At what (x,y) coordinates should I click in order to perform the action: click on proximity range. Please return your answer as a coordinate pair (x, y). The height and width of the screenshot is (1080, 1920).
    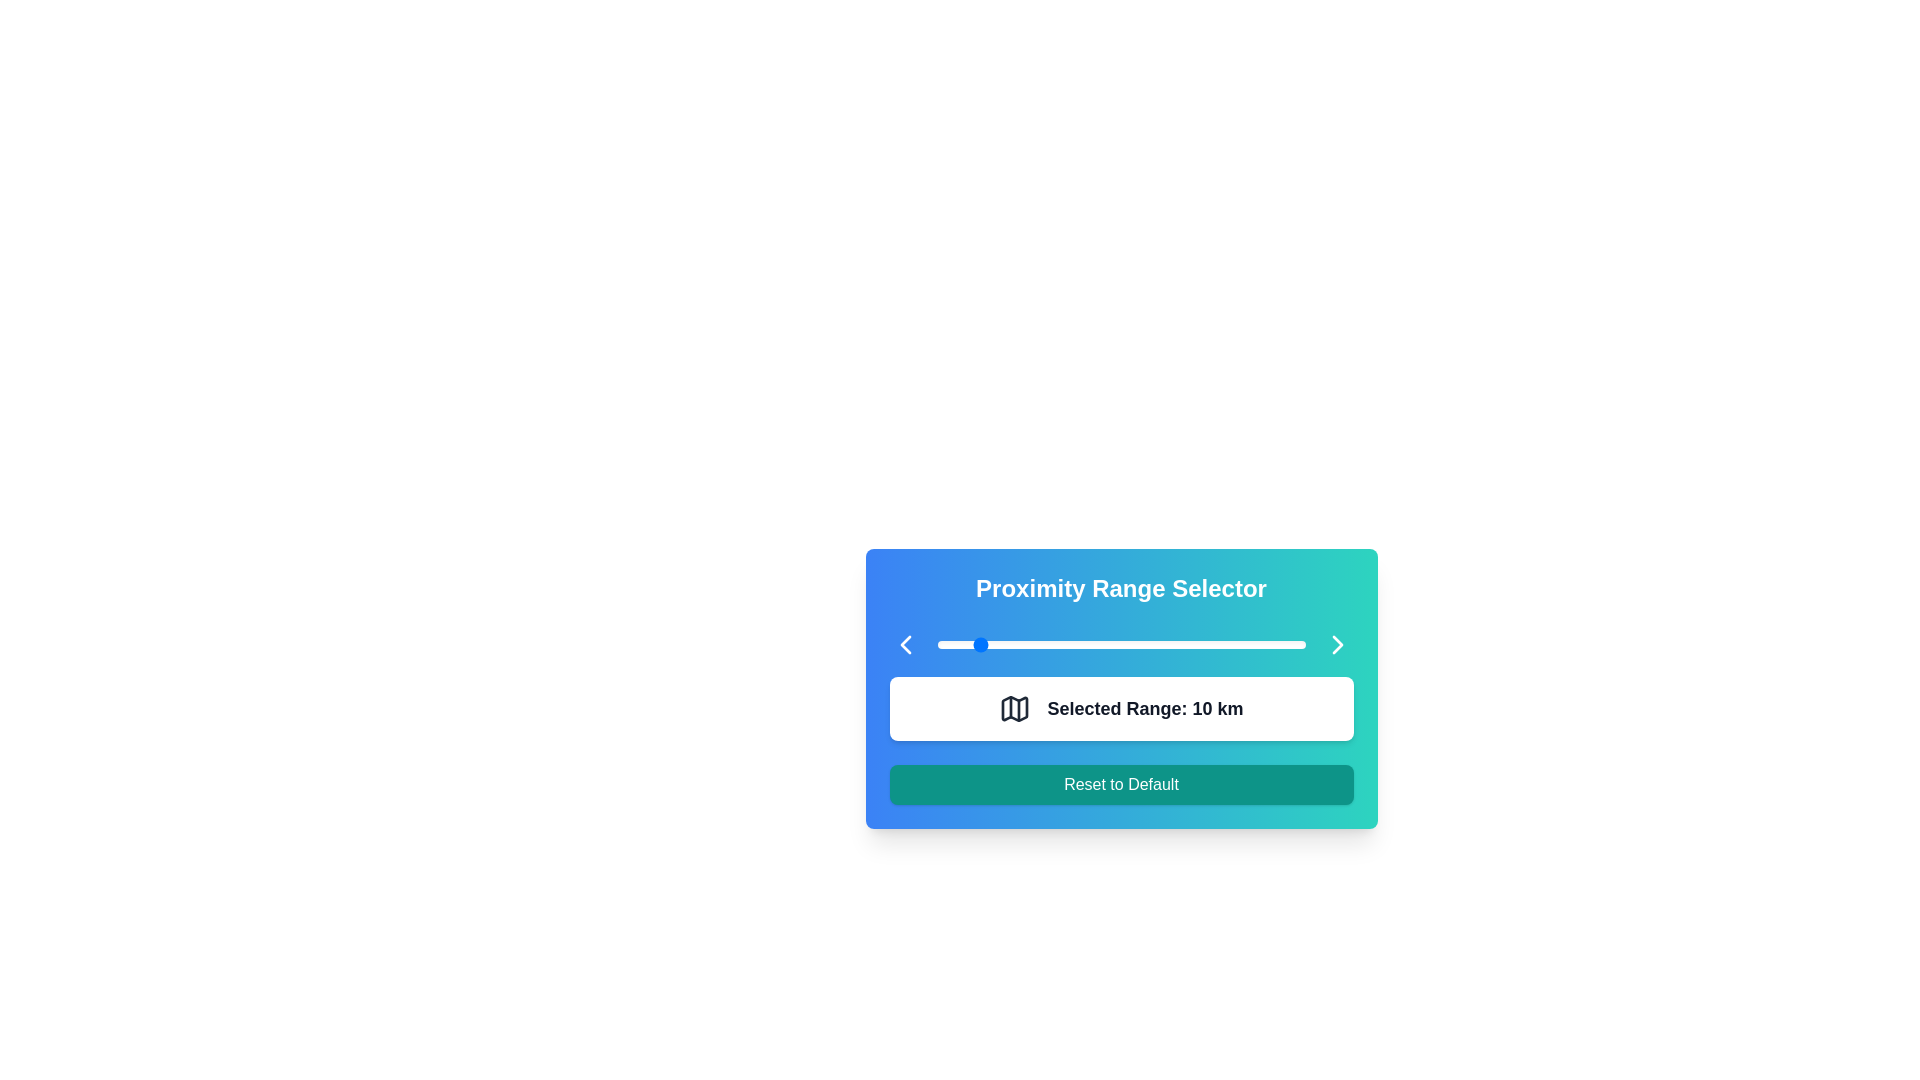
    Looking at the image, I should click on (1278, 644).